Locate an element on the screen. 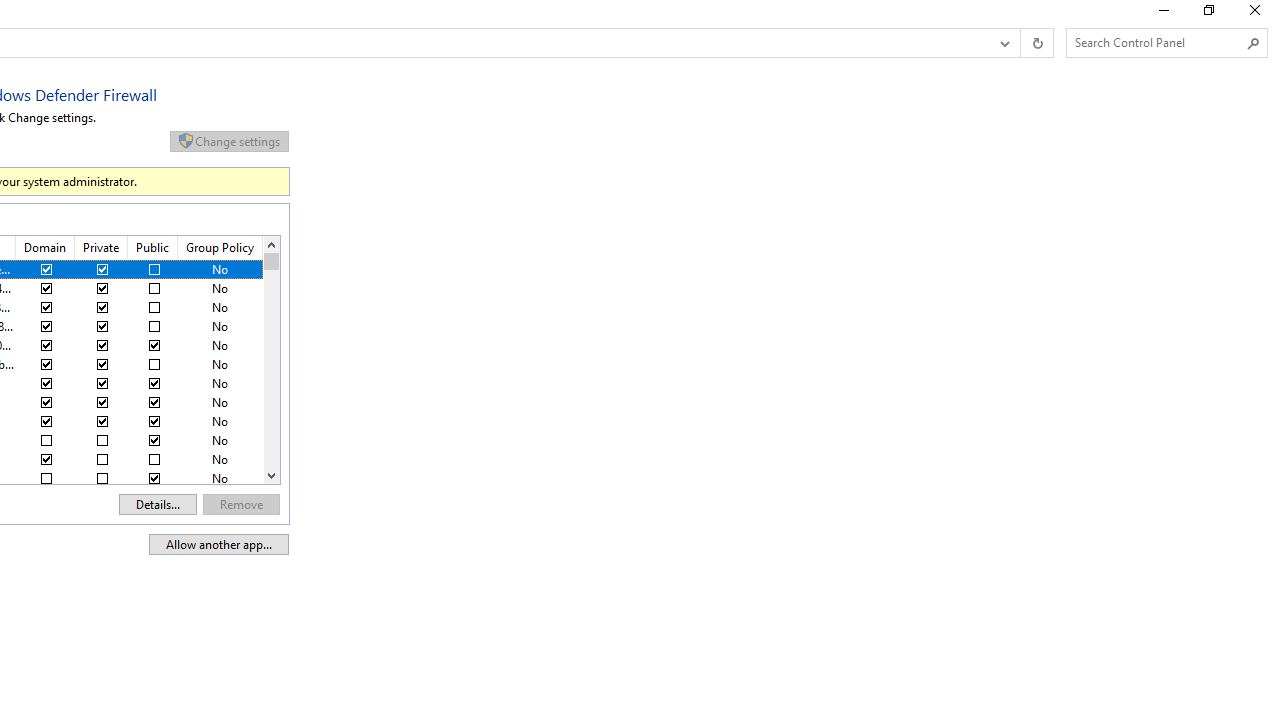 This screenshot has width=1280, height=720. 'Search' is located at coordinates (1252, 43).